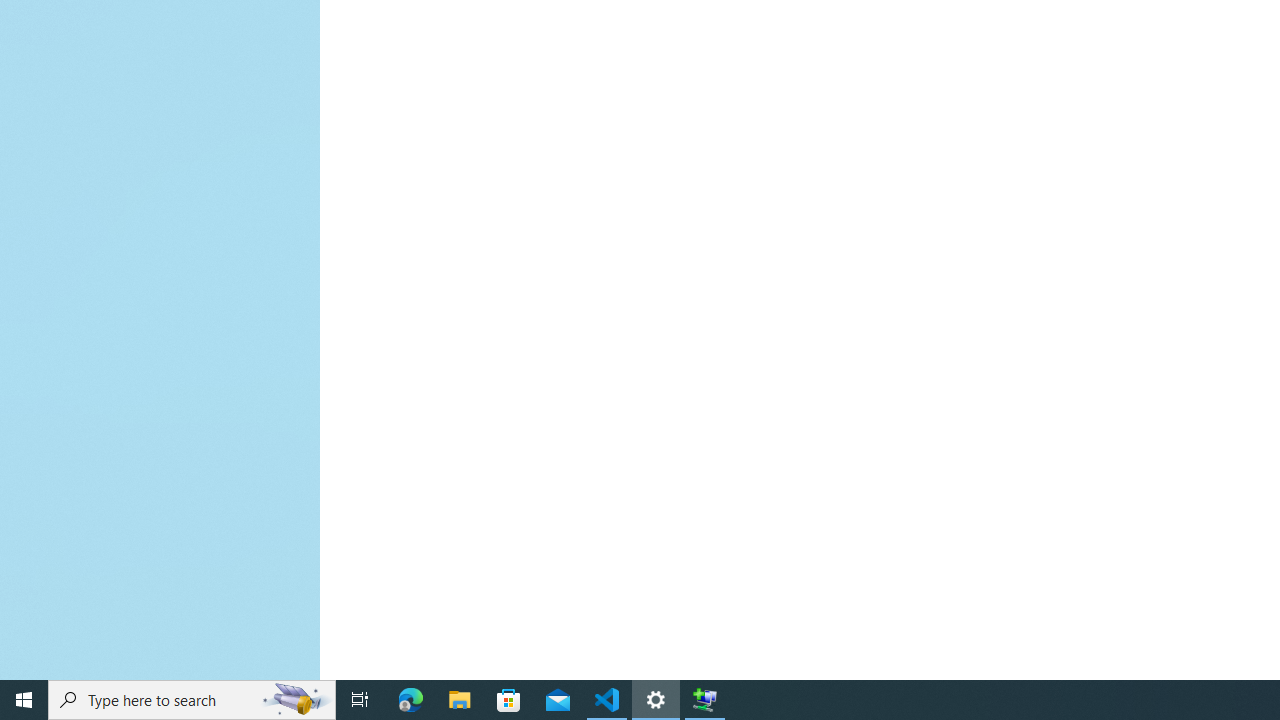 Image resolution: width=1280 pixels, height=720 pixels. Describe the element at coordinates (192, 698) in the screenshot. I see `'Type here to search'` at that location.